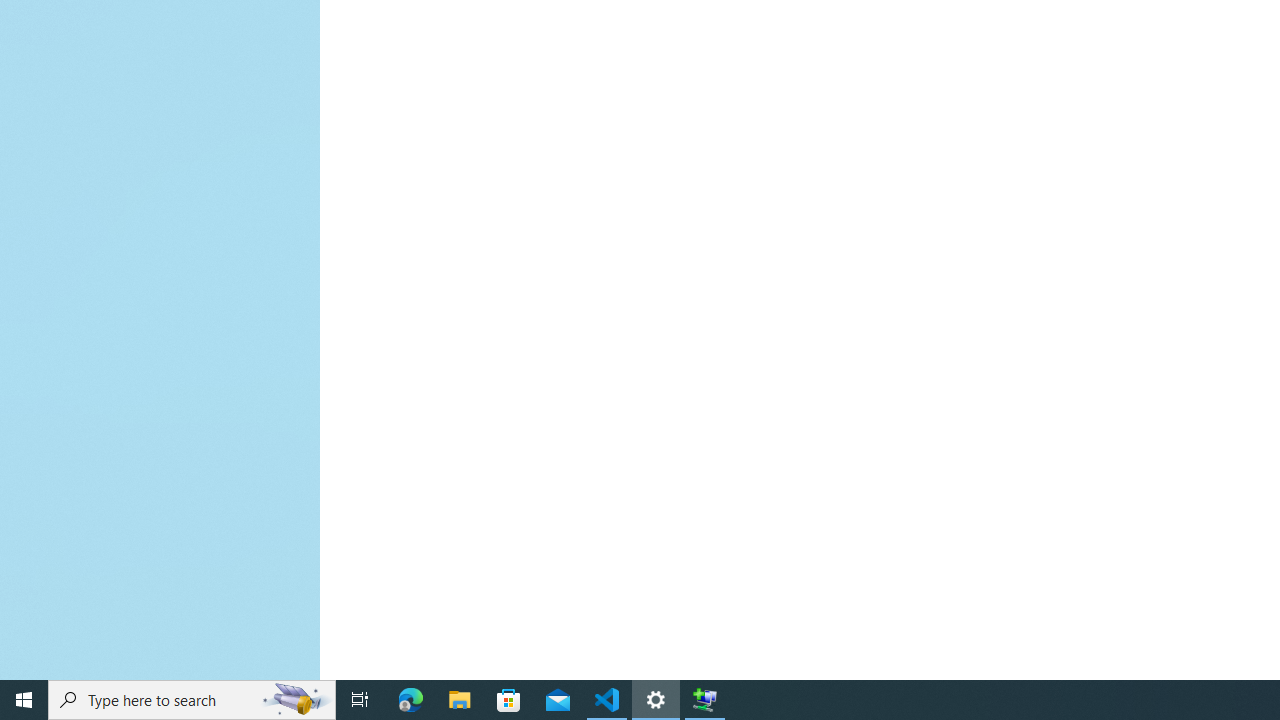 Image resolution: width=1280 pixels, height=720 pixels. Describe the element at coordinates (192, 698) in the screenshot. I see `'Type here to search'` at that location.